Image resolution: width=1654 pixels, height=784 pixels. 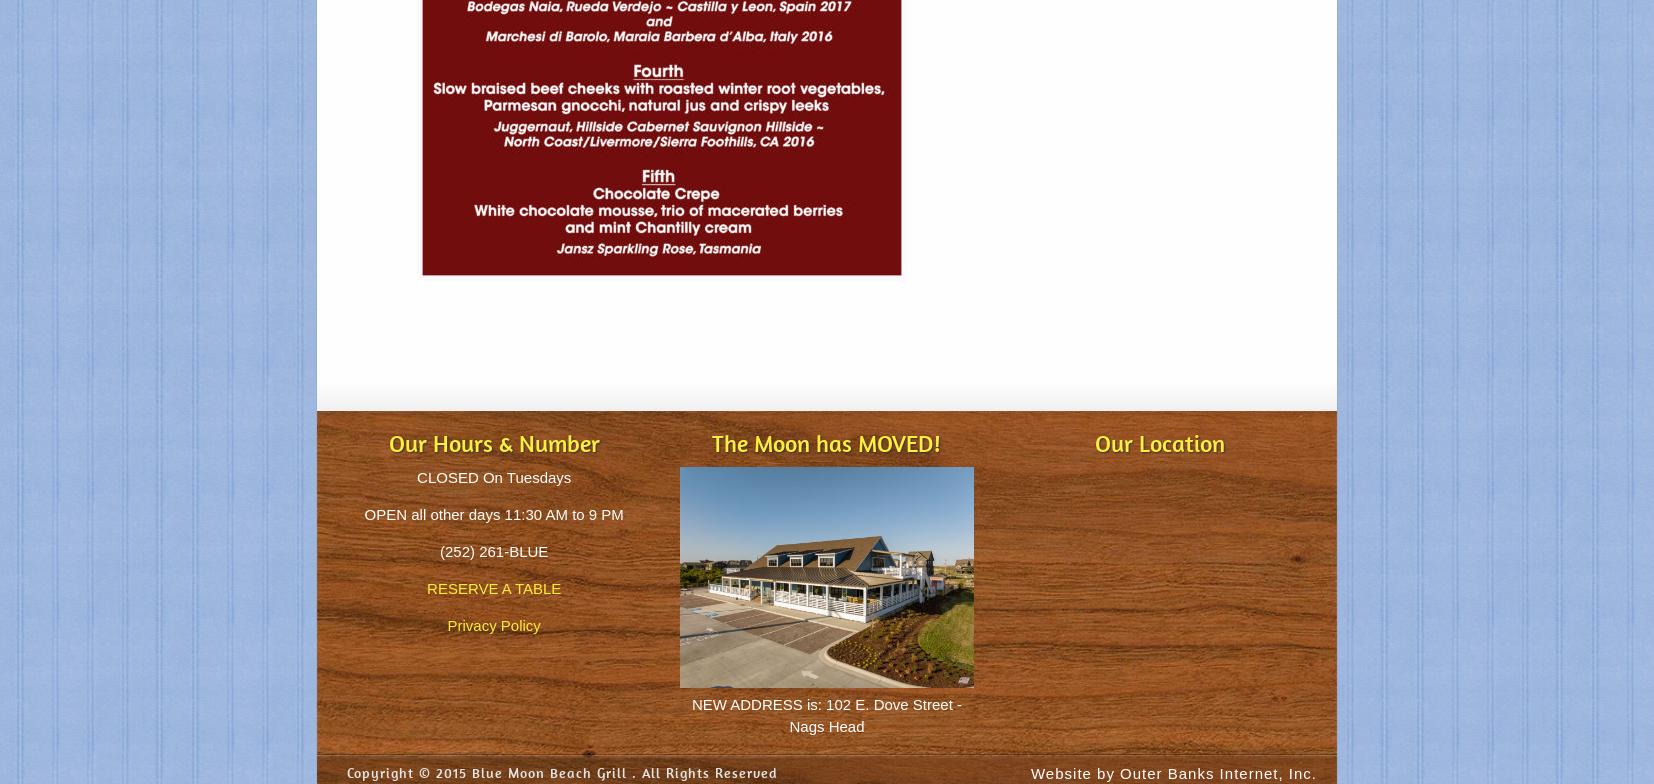 What do you see at coordinates (493, 625) in the screenshot?
I see `'Privacy Policy'` at bounding box center [493, 625].